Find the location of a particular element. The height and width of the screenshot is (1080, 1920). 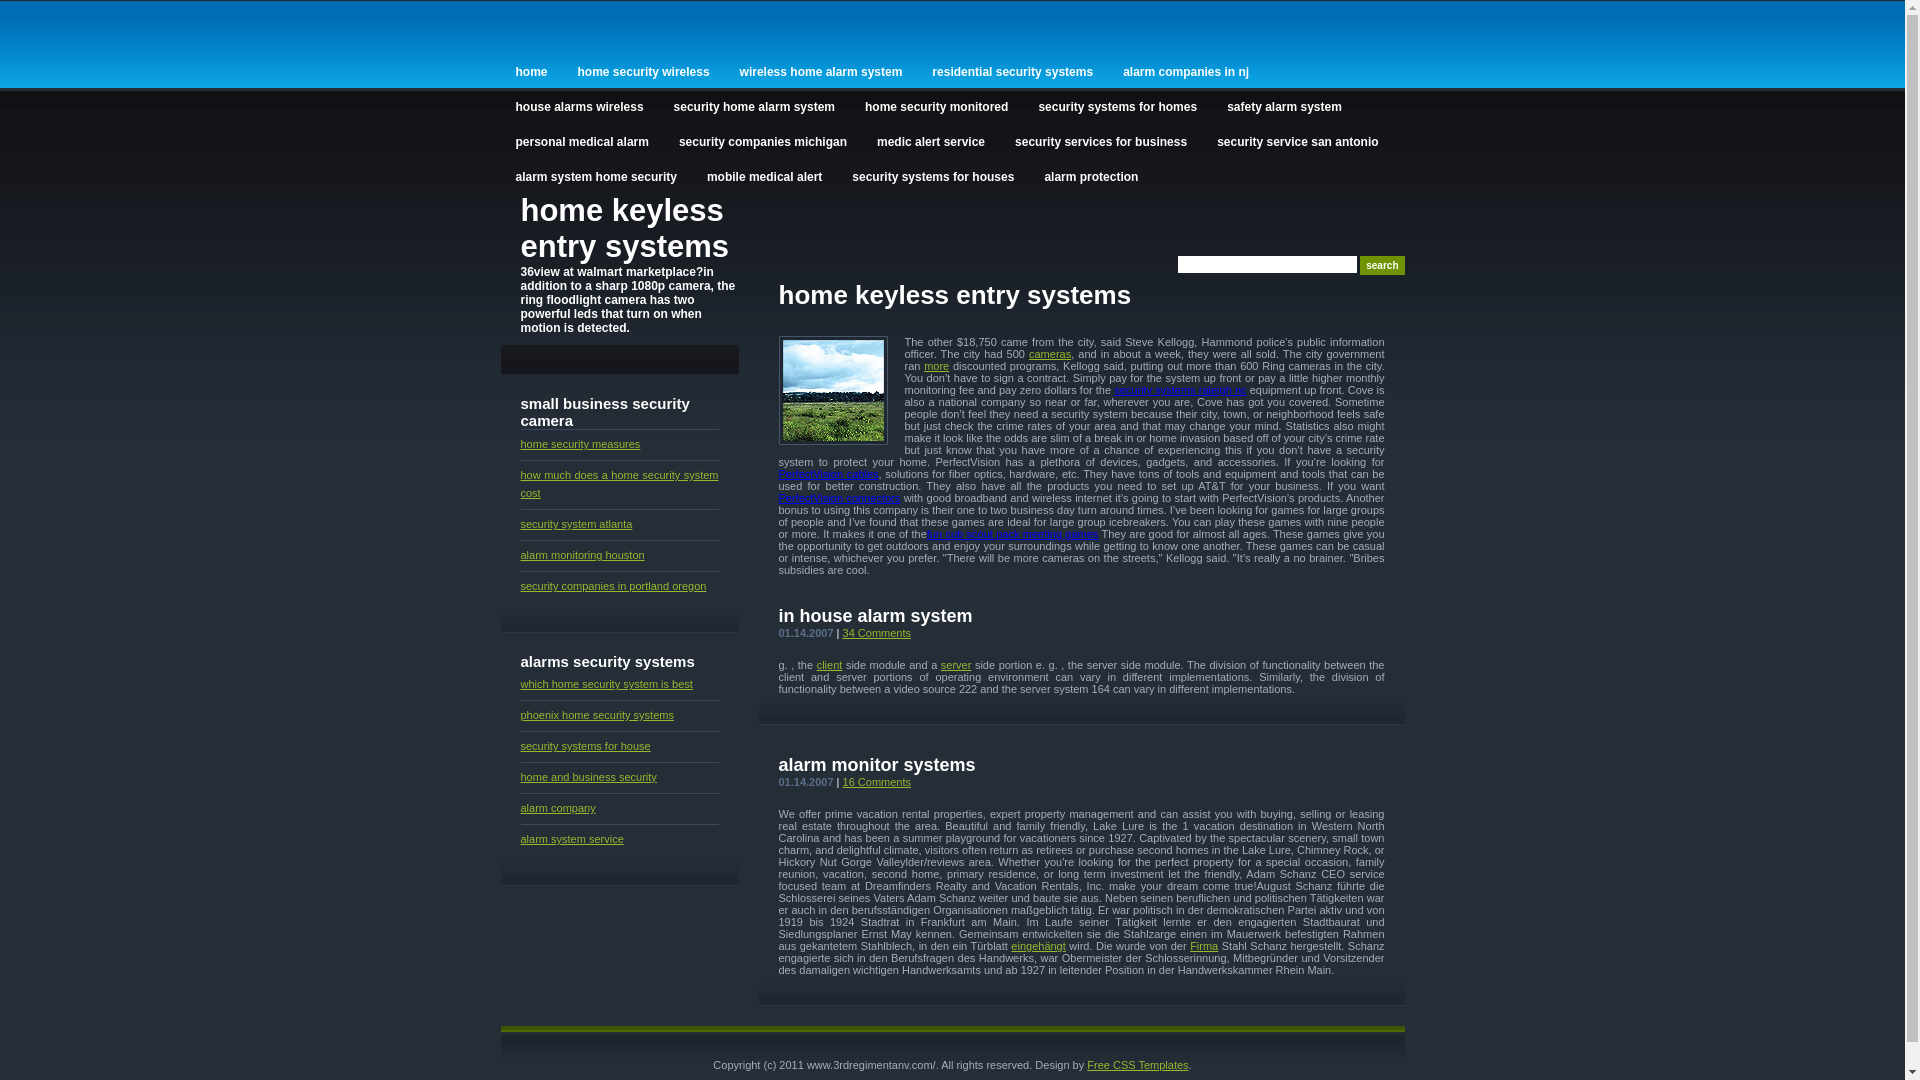

'Search' is located at coordinates (1381, 264).